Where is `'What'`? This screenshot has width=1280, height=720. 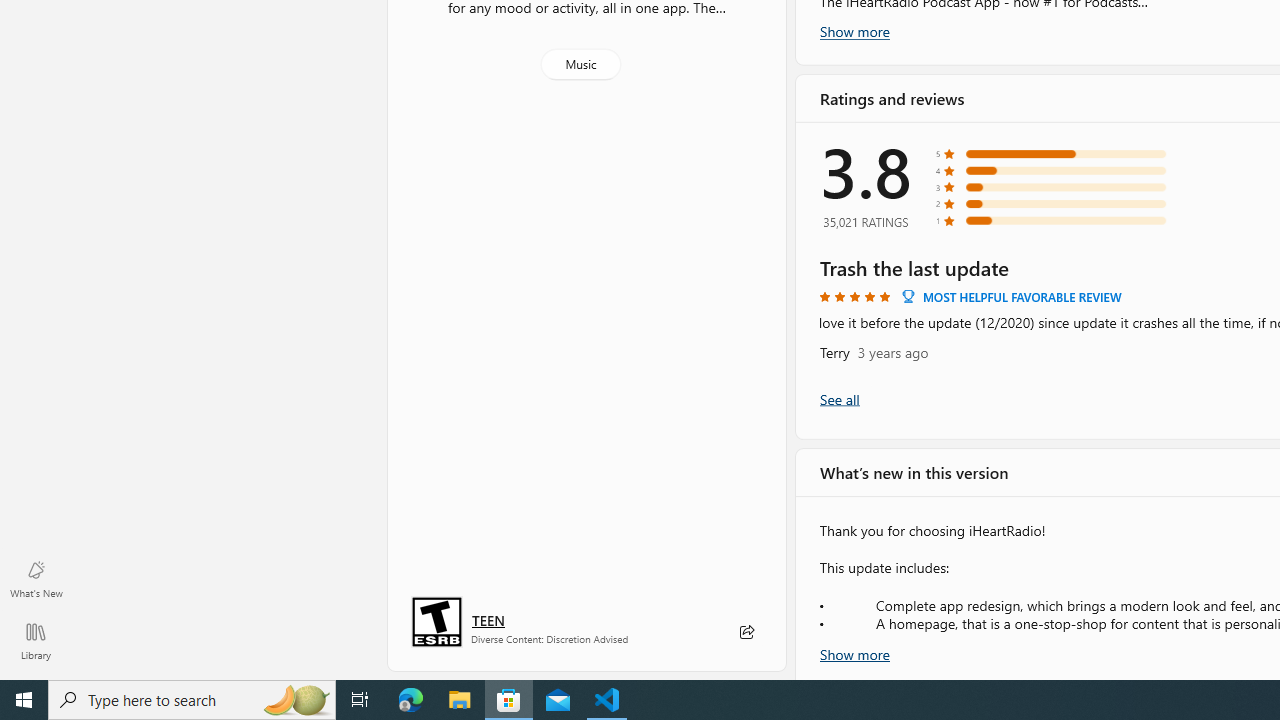 'What' is located at coordinates (35, 578).